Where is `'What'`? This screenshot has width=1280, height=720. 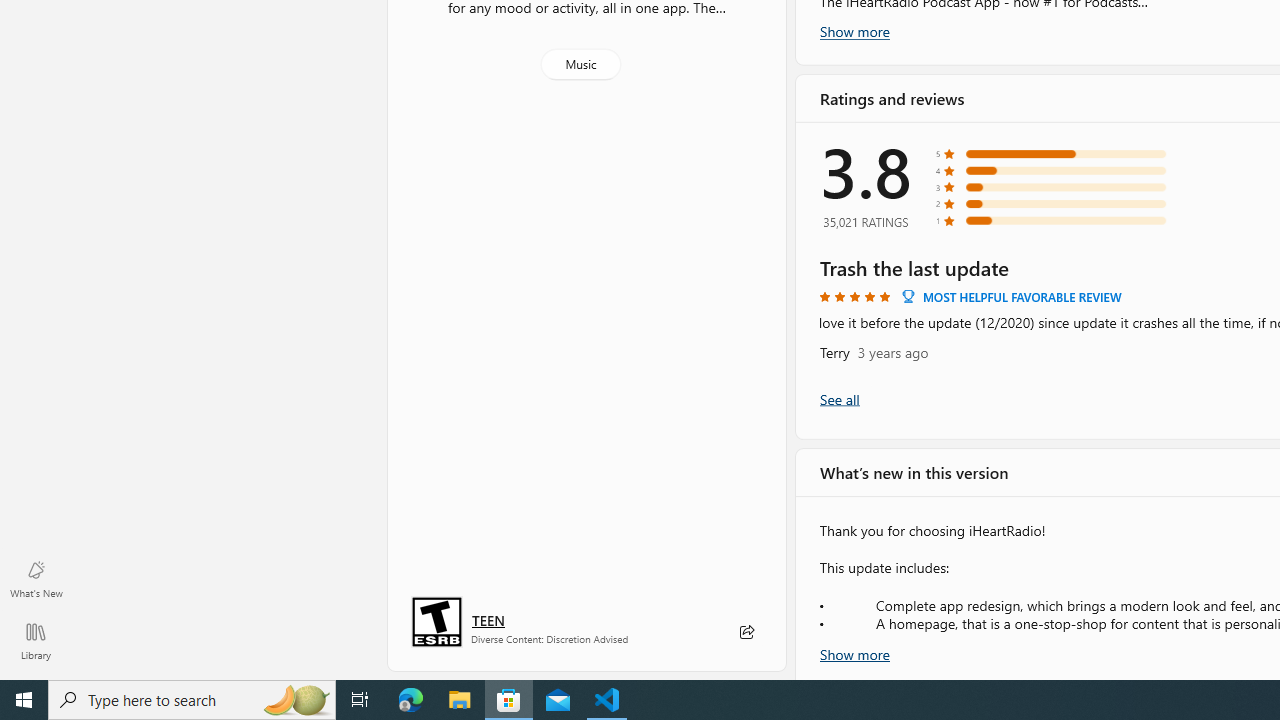 'What' is located at coordinates (35, 578).